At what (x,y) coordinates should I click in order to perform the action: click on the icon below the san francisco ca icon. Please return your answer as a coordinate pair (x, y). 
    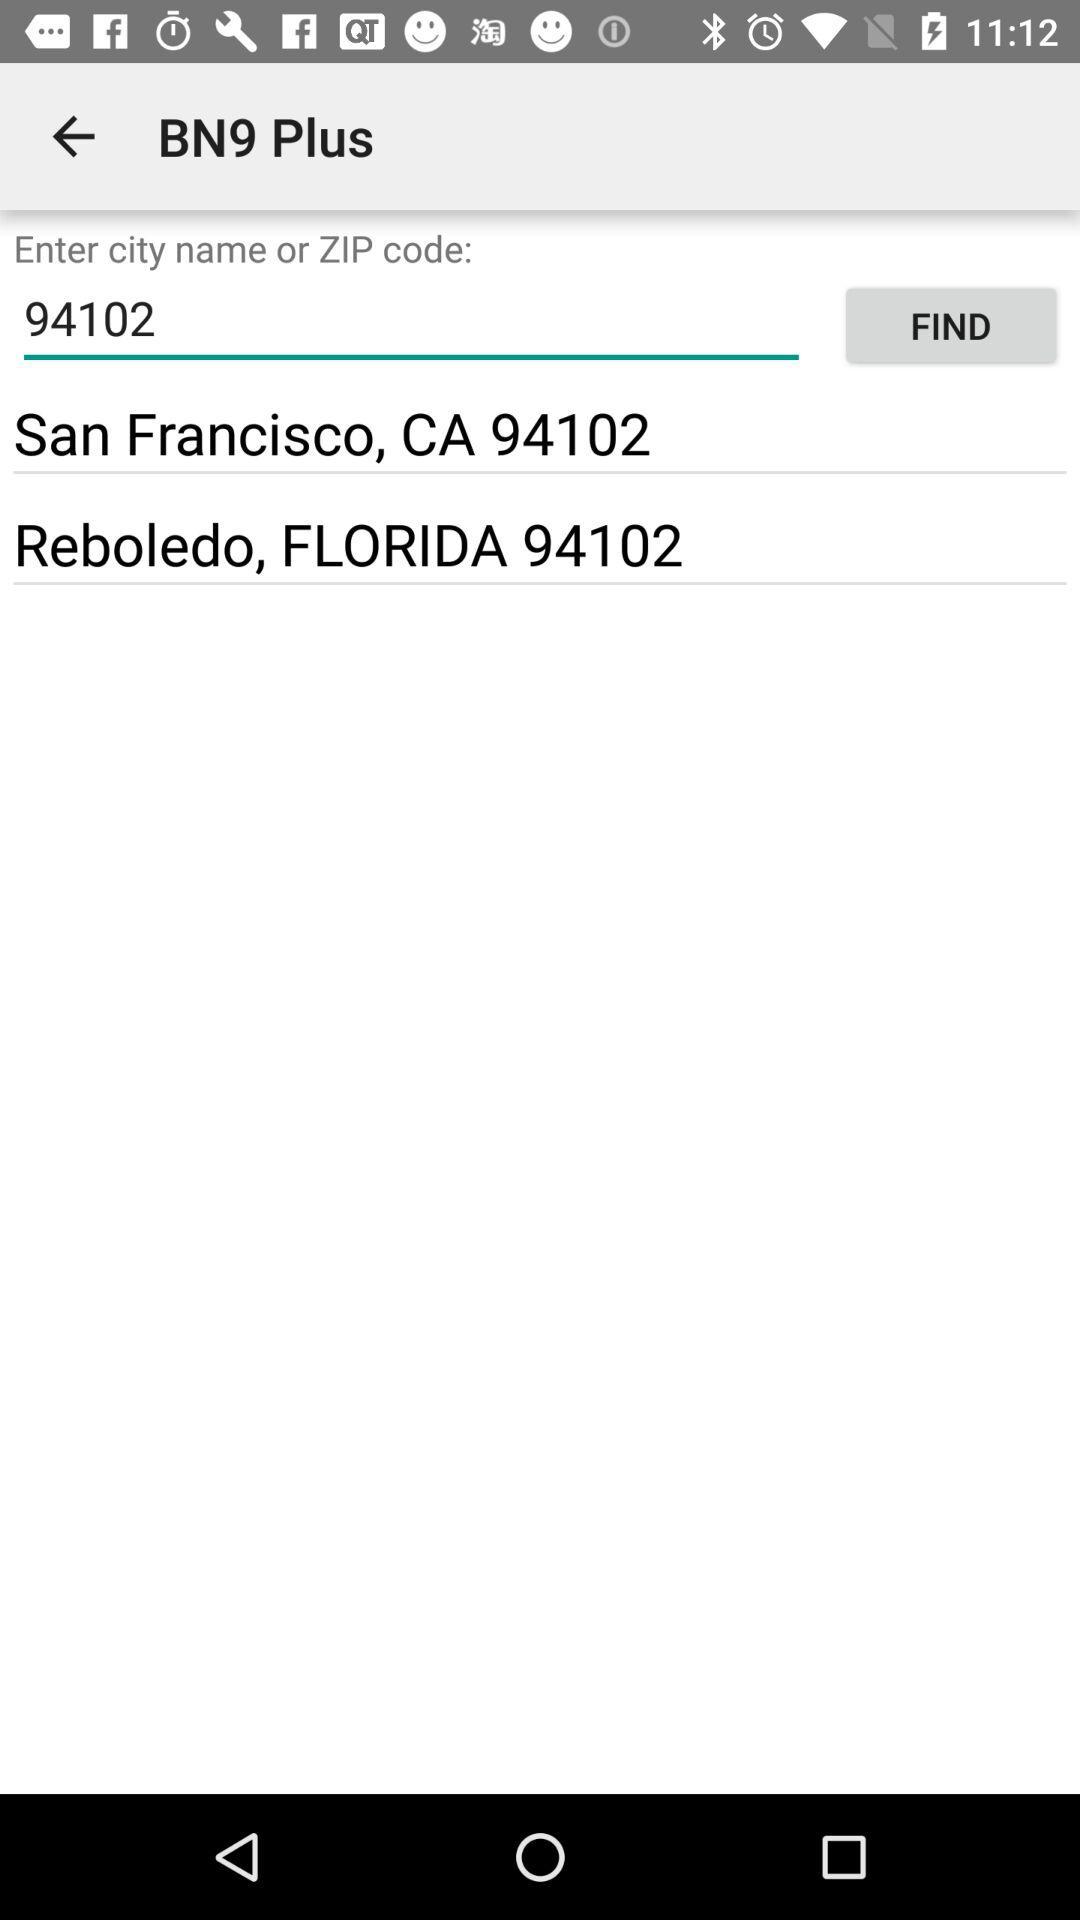
    Looking at the image, I should click on (540, 471).